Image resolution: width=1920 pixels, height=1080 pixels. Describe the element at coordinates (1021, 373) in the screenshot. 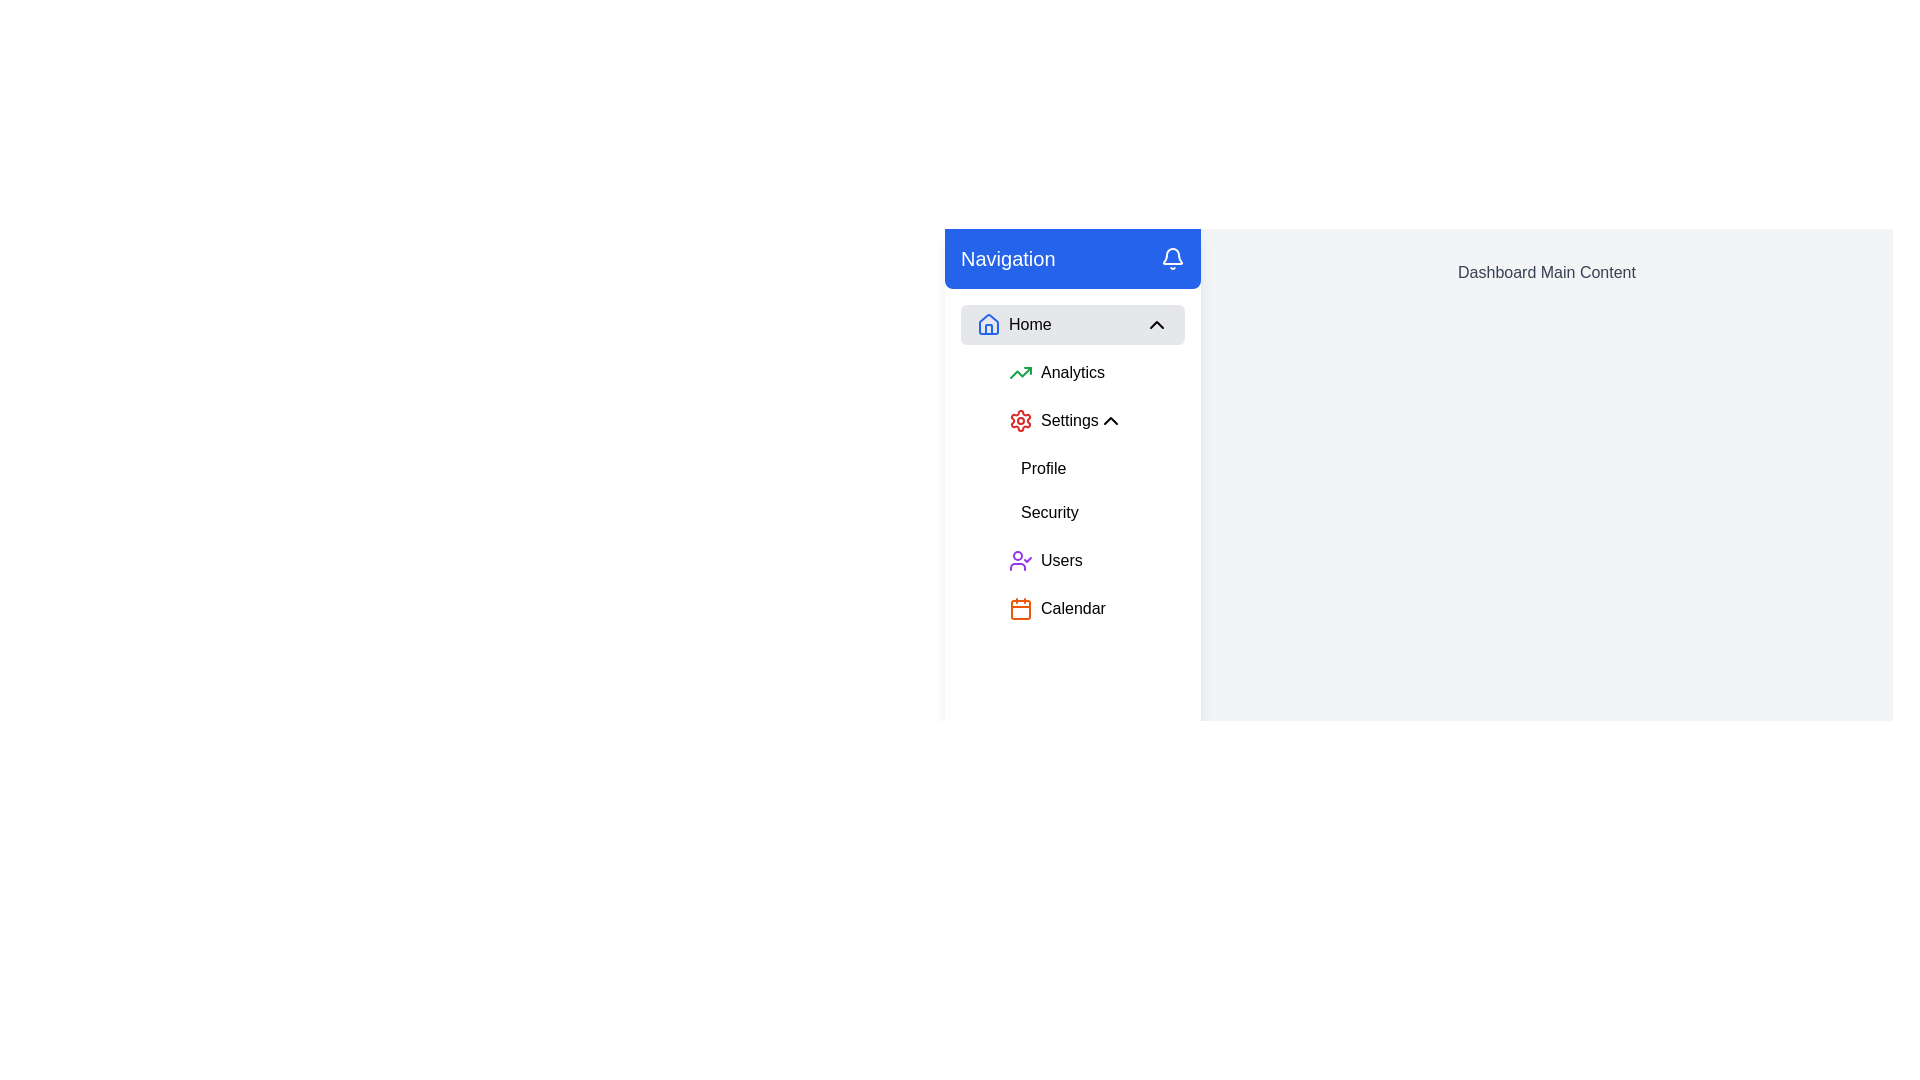

I see `the green upward arrow icon located within the 'Analytics' navigation item by moving the mouse pointer to it` at that location.